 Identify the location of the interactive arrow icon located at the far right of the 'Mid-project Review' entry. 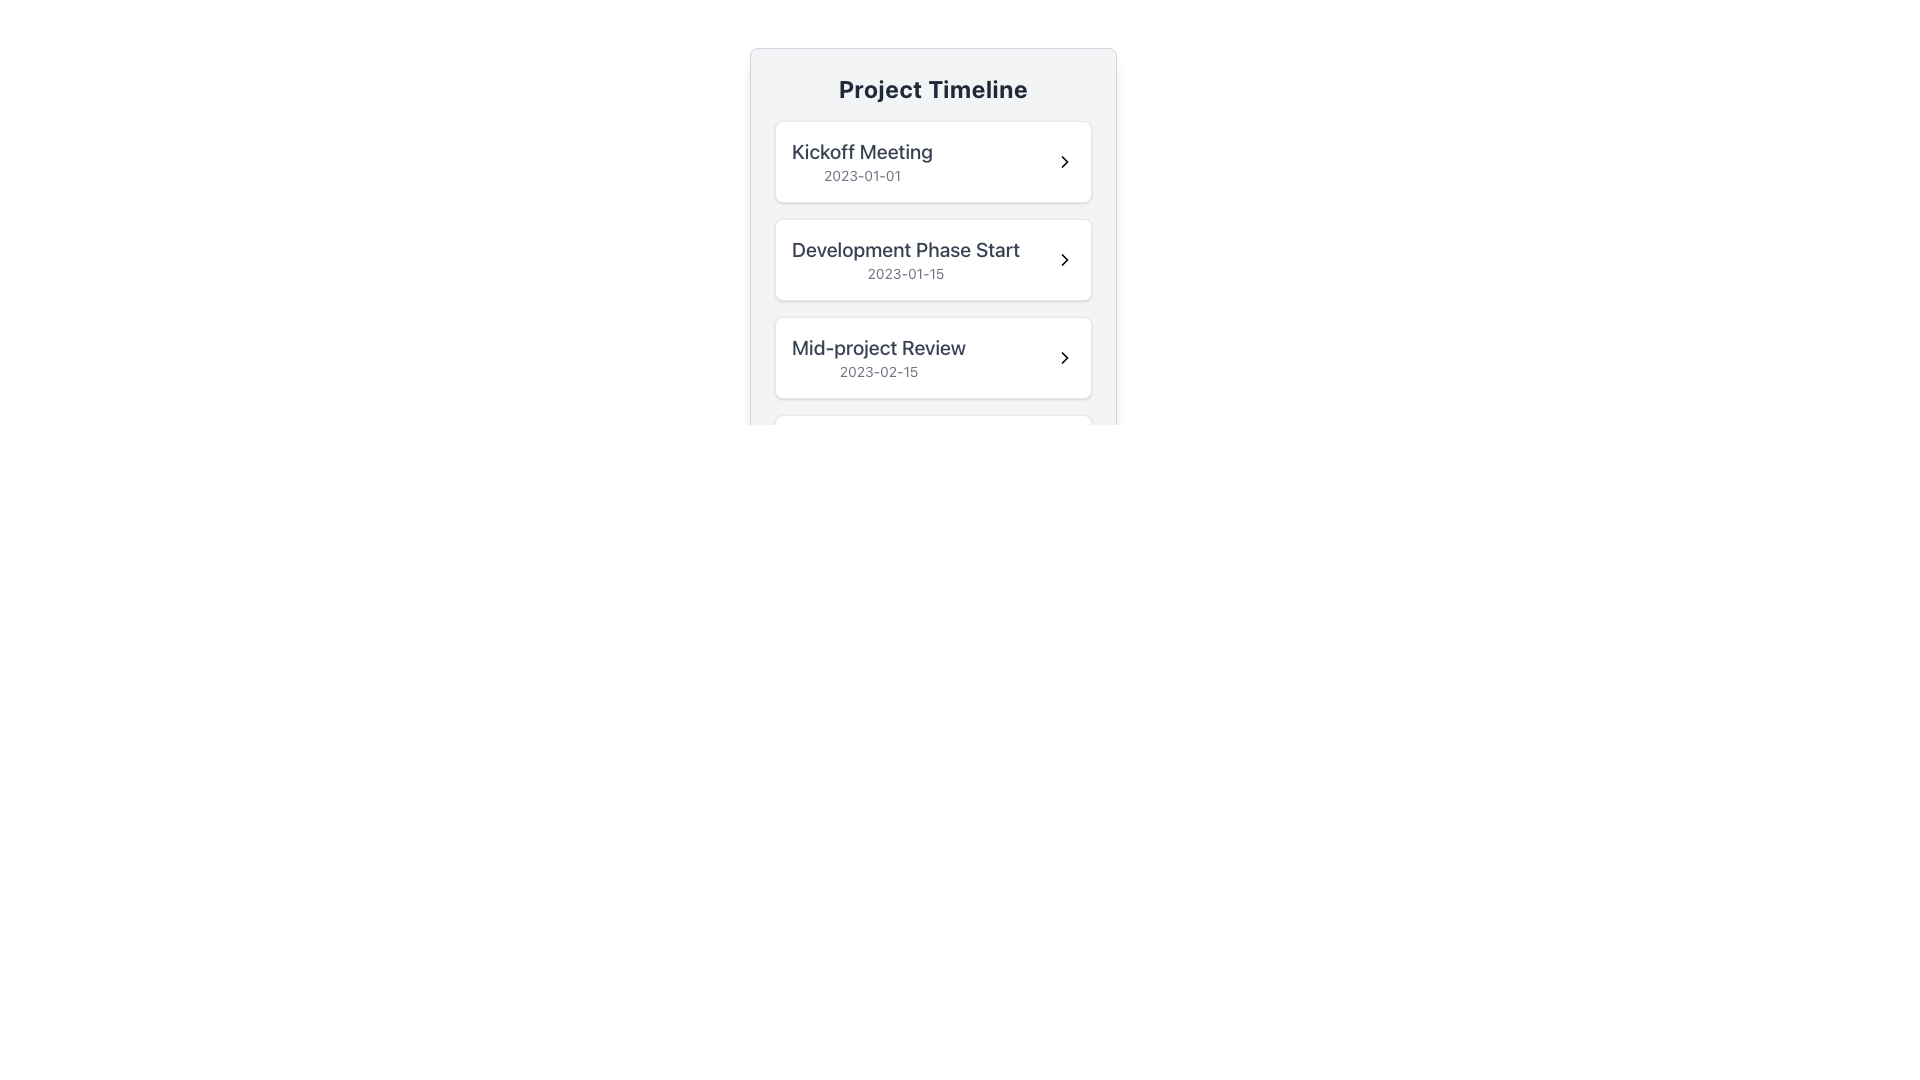
(1064, 357).